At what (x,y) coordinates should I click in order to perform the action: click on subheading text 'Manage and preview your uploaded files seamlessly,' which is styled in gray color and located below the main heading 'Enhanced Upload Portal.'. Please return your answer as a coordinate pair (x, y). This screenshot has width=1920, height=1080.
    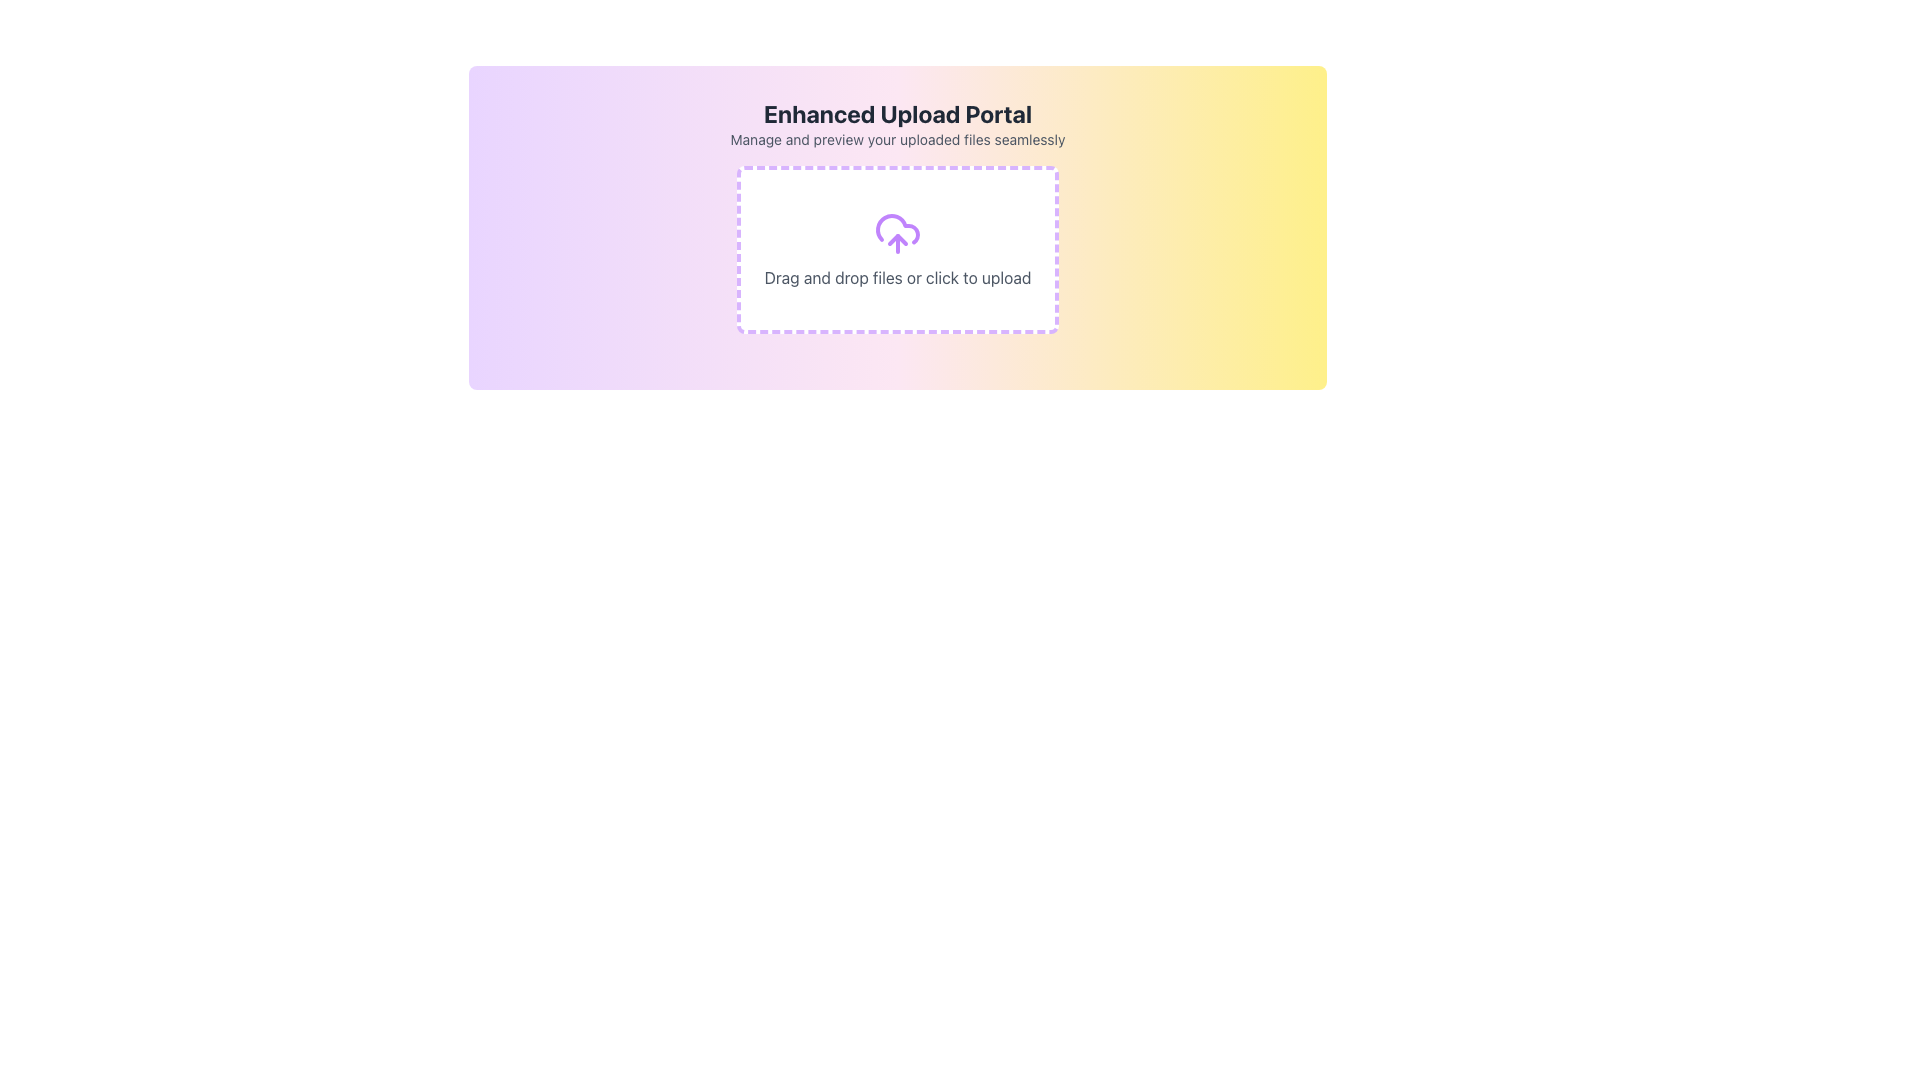
    Looking at the image, I should click on (896, 138).